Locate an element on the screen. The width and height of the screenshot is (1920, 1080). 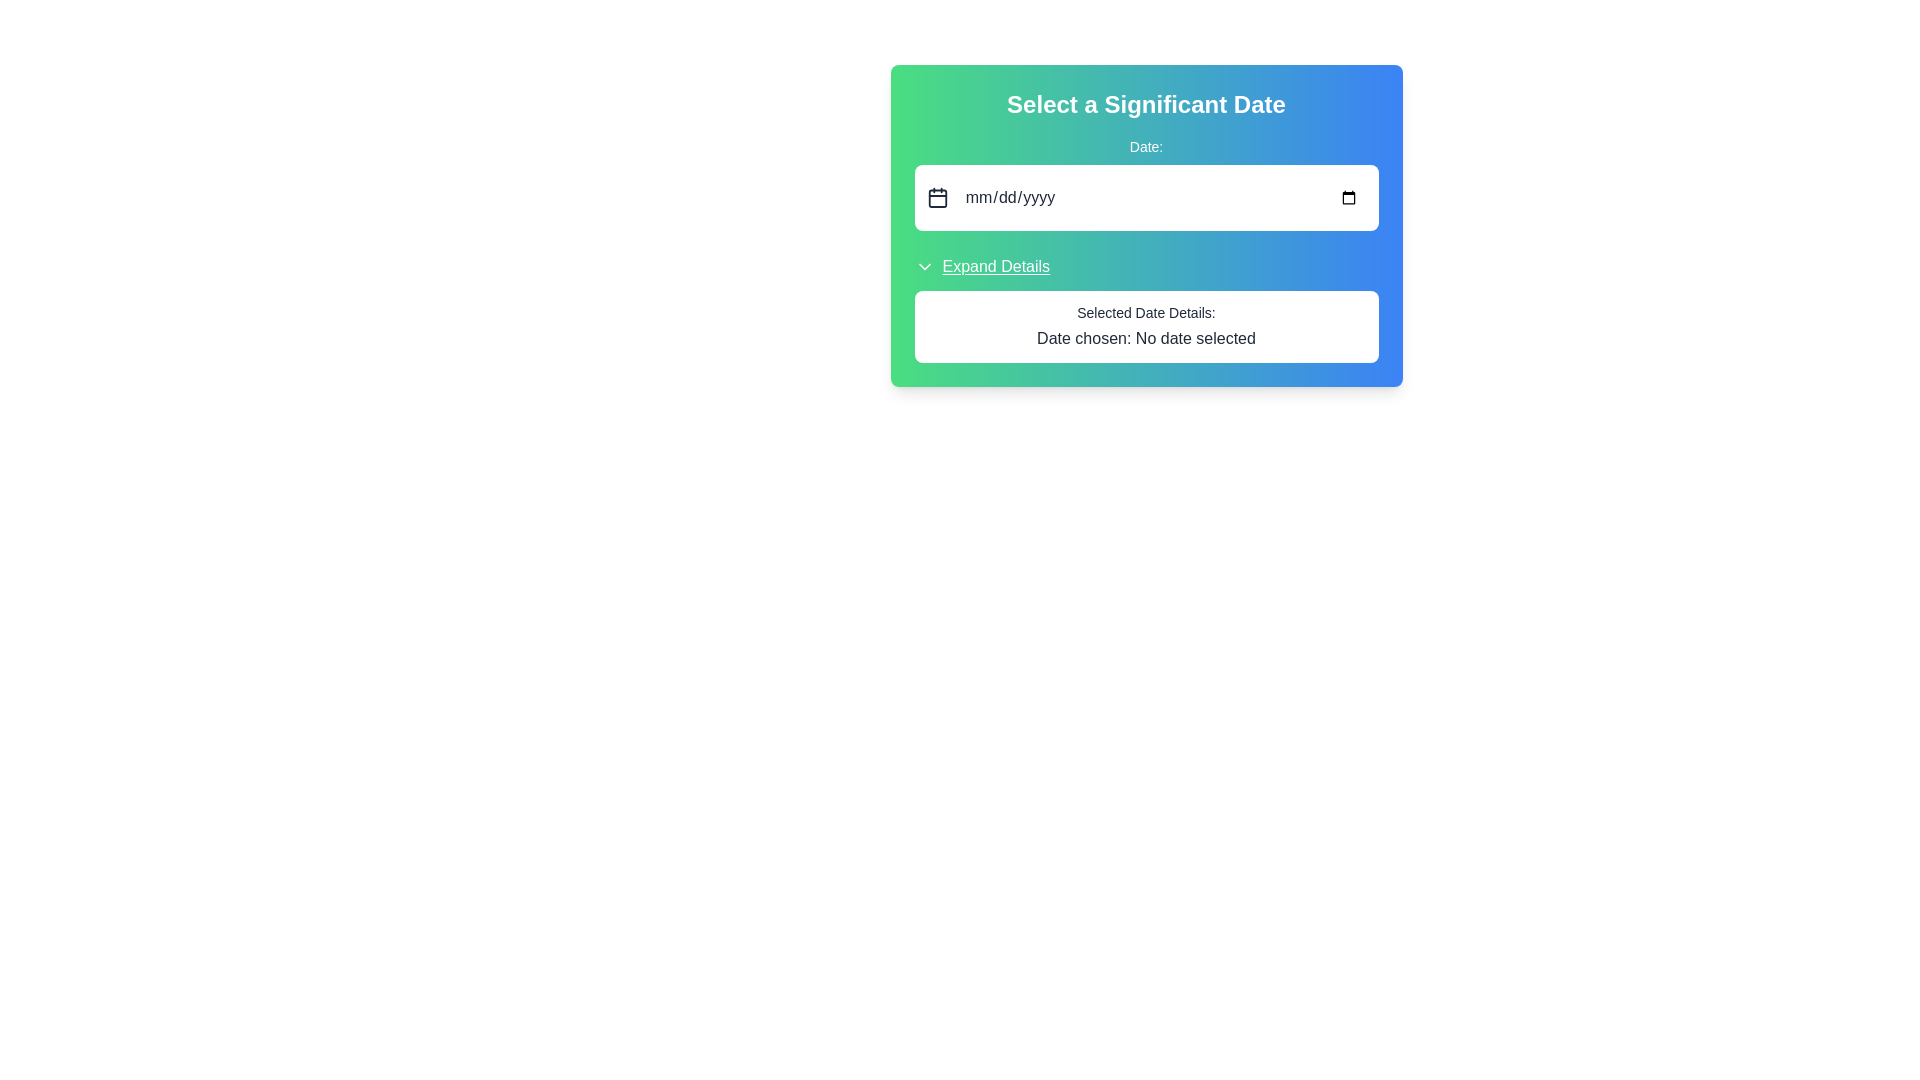
the date picker icon located to the left of the input field labeled 'mm/dd/yyyy', which serves as an indicator for date selection is located at coordinates (936, 198).